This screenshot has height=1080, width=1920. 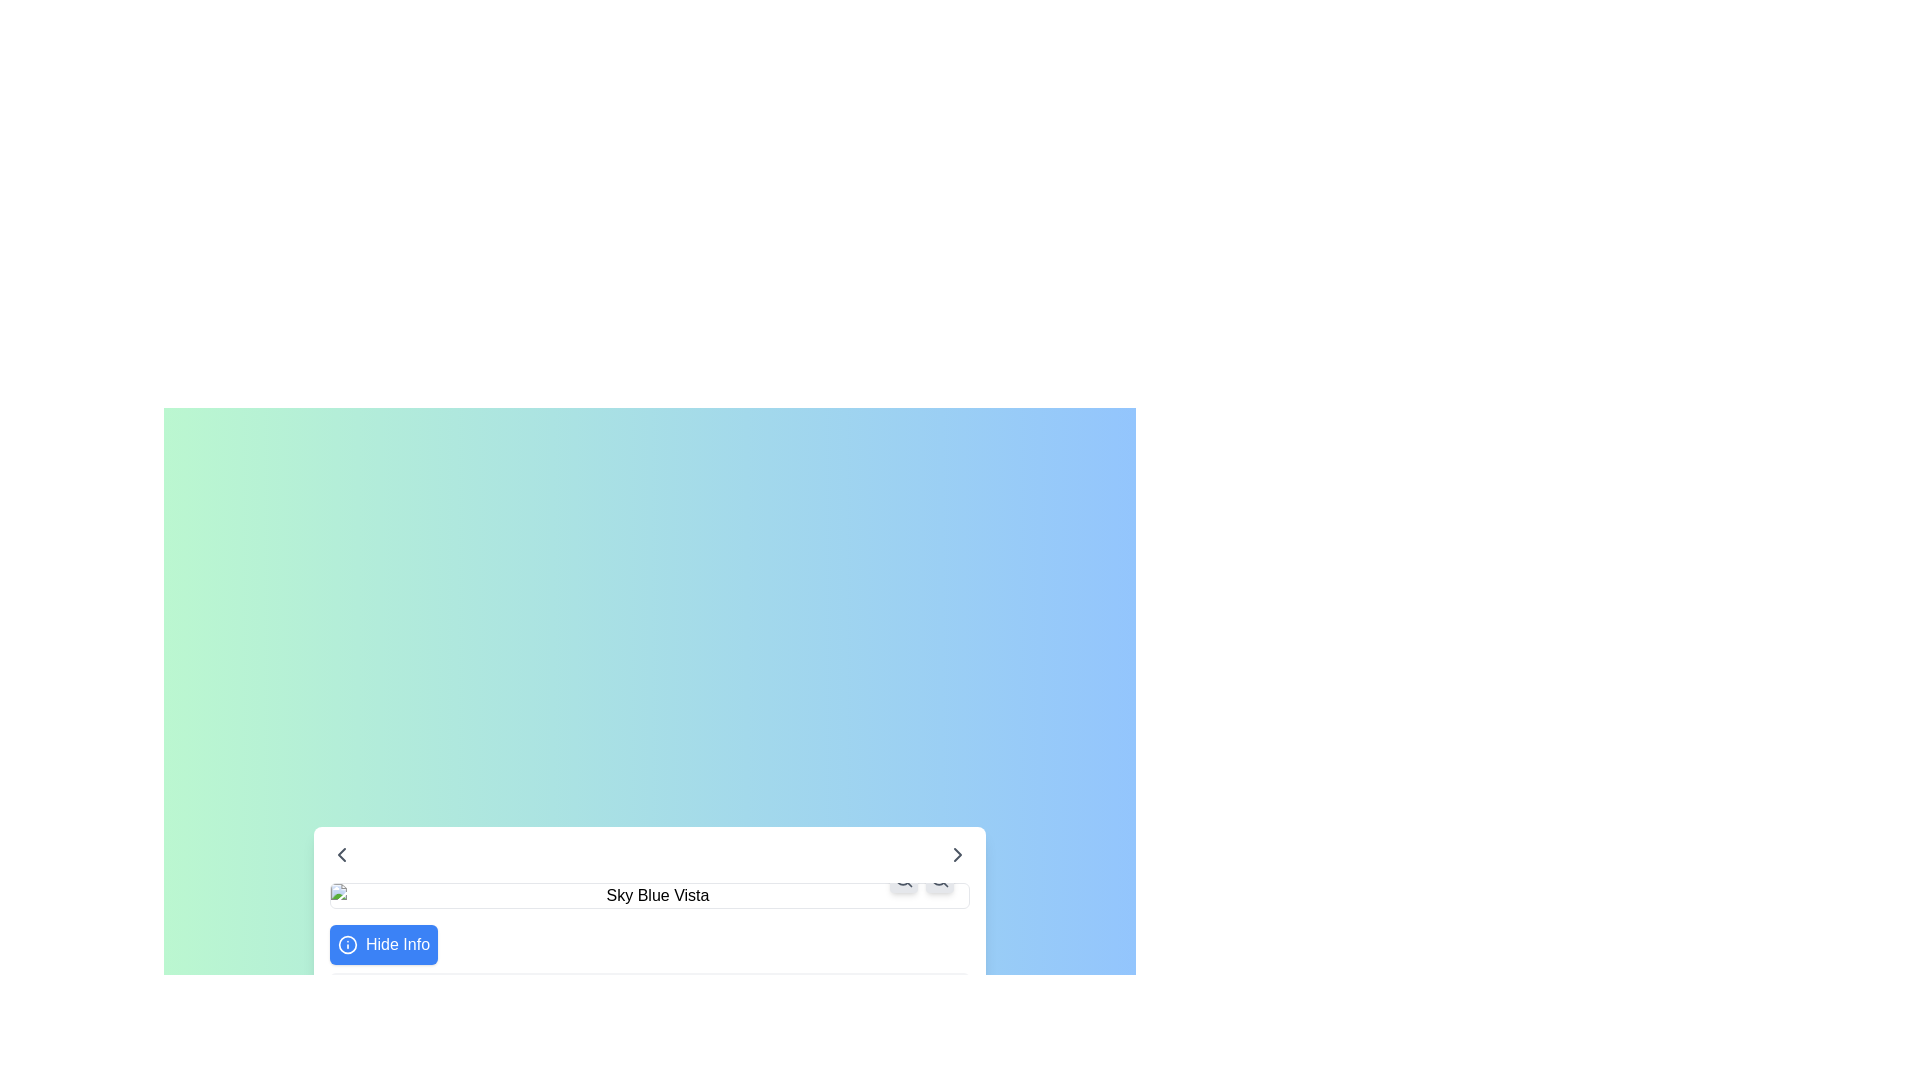 What do you see at coordinates (902, 878) in the screenshot?
I see `the zoom out button located in the top-right corner of the 'Sky Blue Vista' toolbar` at bounding box center [902, 878].